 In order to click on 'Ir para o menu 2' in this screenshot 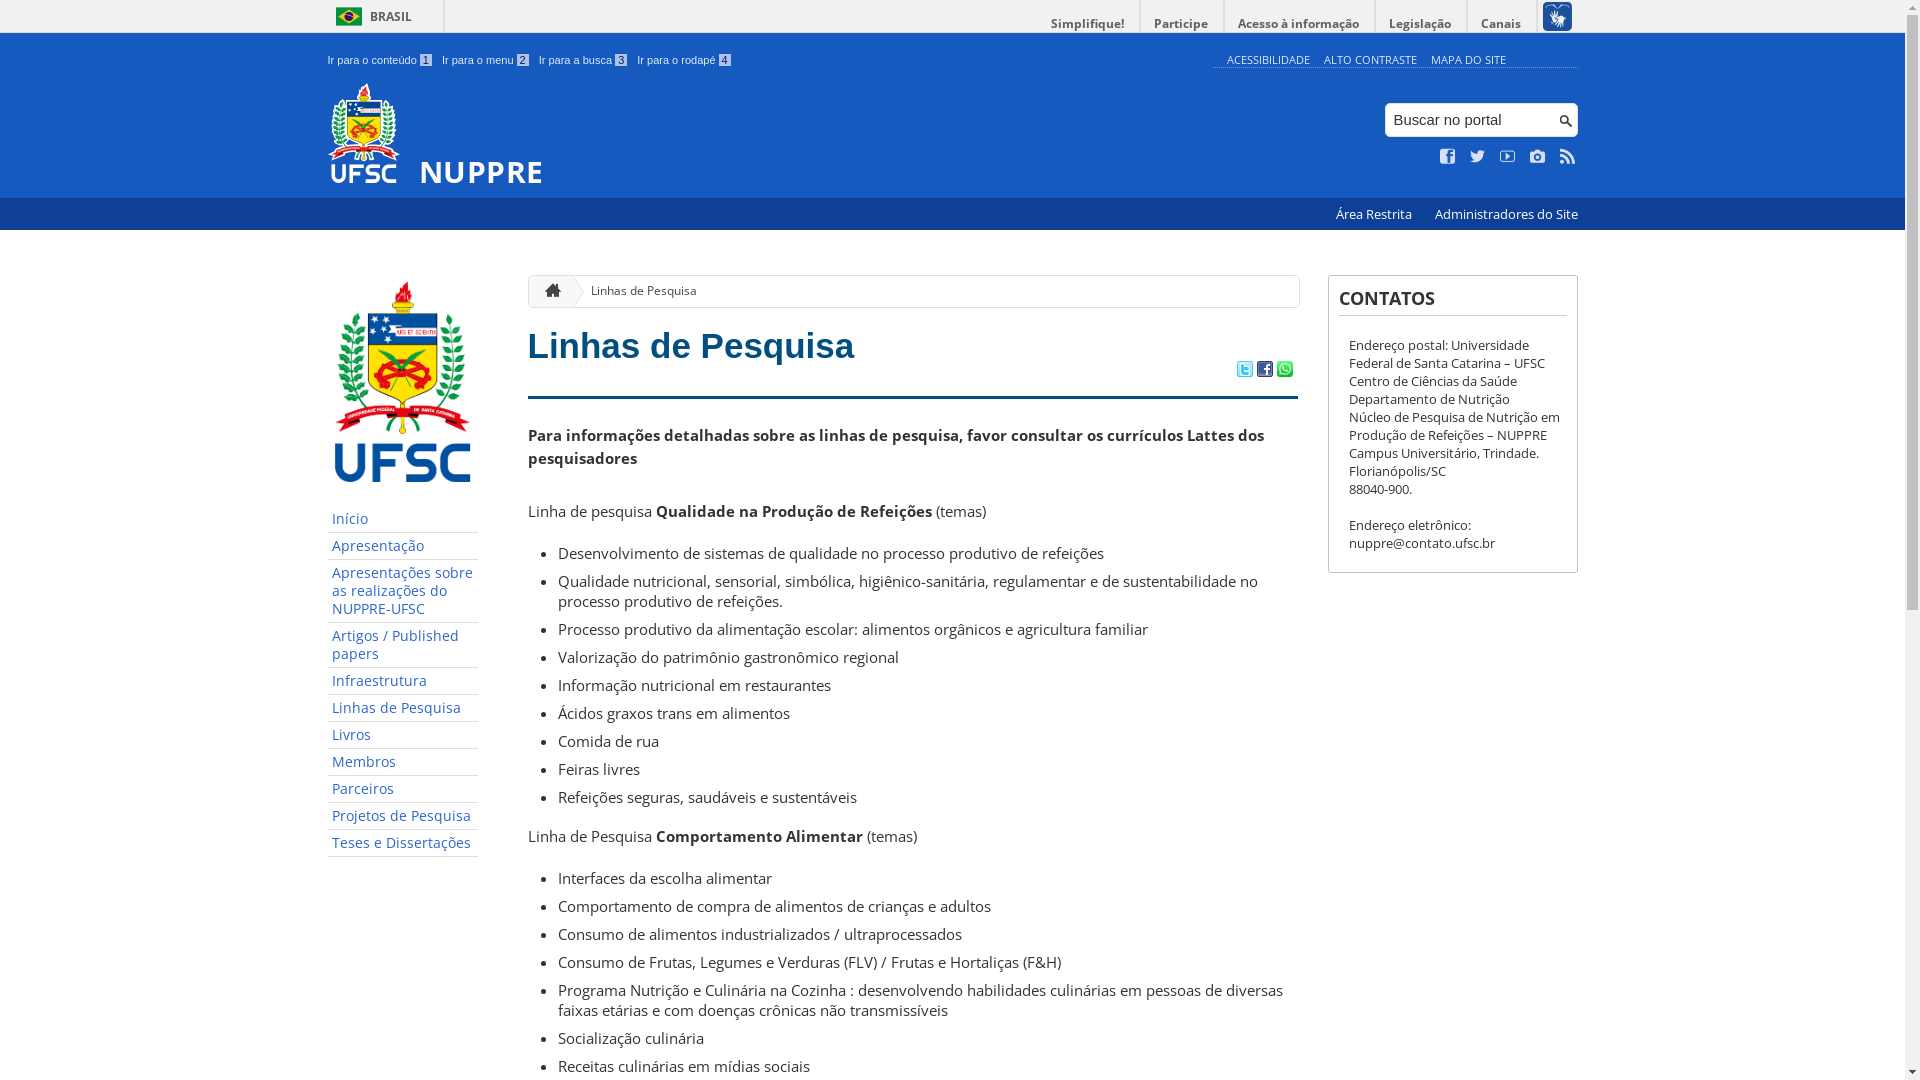, I will do `click(485, 59)`.